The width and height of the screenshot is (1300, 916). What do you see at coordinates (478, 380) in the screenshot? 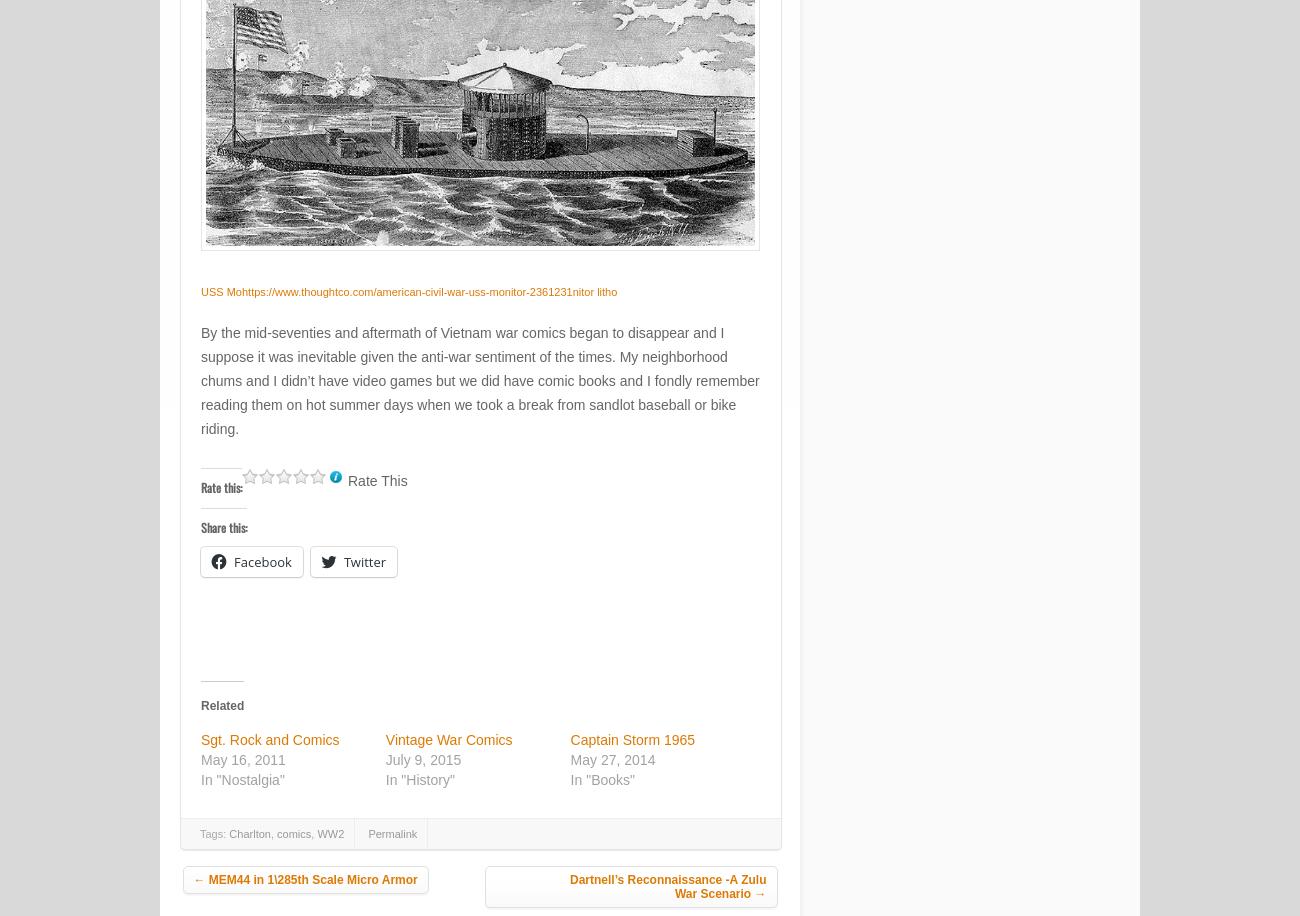
I see `'By the mid-seventies and aftermath of Vietnam war comics began to disappear and I suppose it was inevitable given the anti-war sentiment of the times. My neighborhood chums and I didn’t have video games but we did have comic books and I fondly remember reading them on hot summer days when we took a break from sandlot baseball or bike riding.'` at bounding box center [478, 380].